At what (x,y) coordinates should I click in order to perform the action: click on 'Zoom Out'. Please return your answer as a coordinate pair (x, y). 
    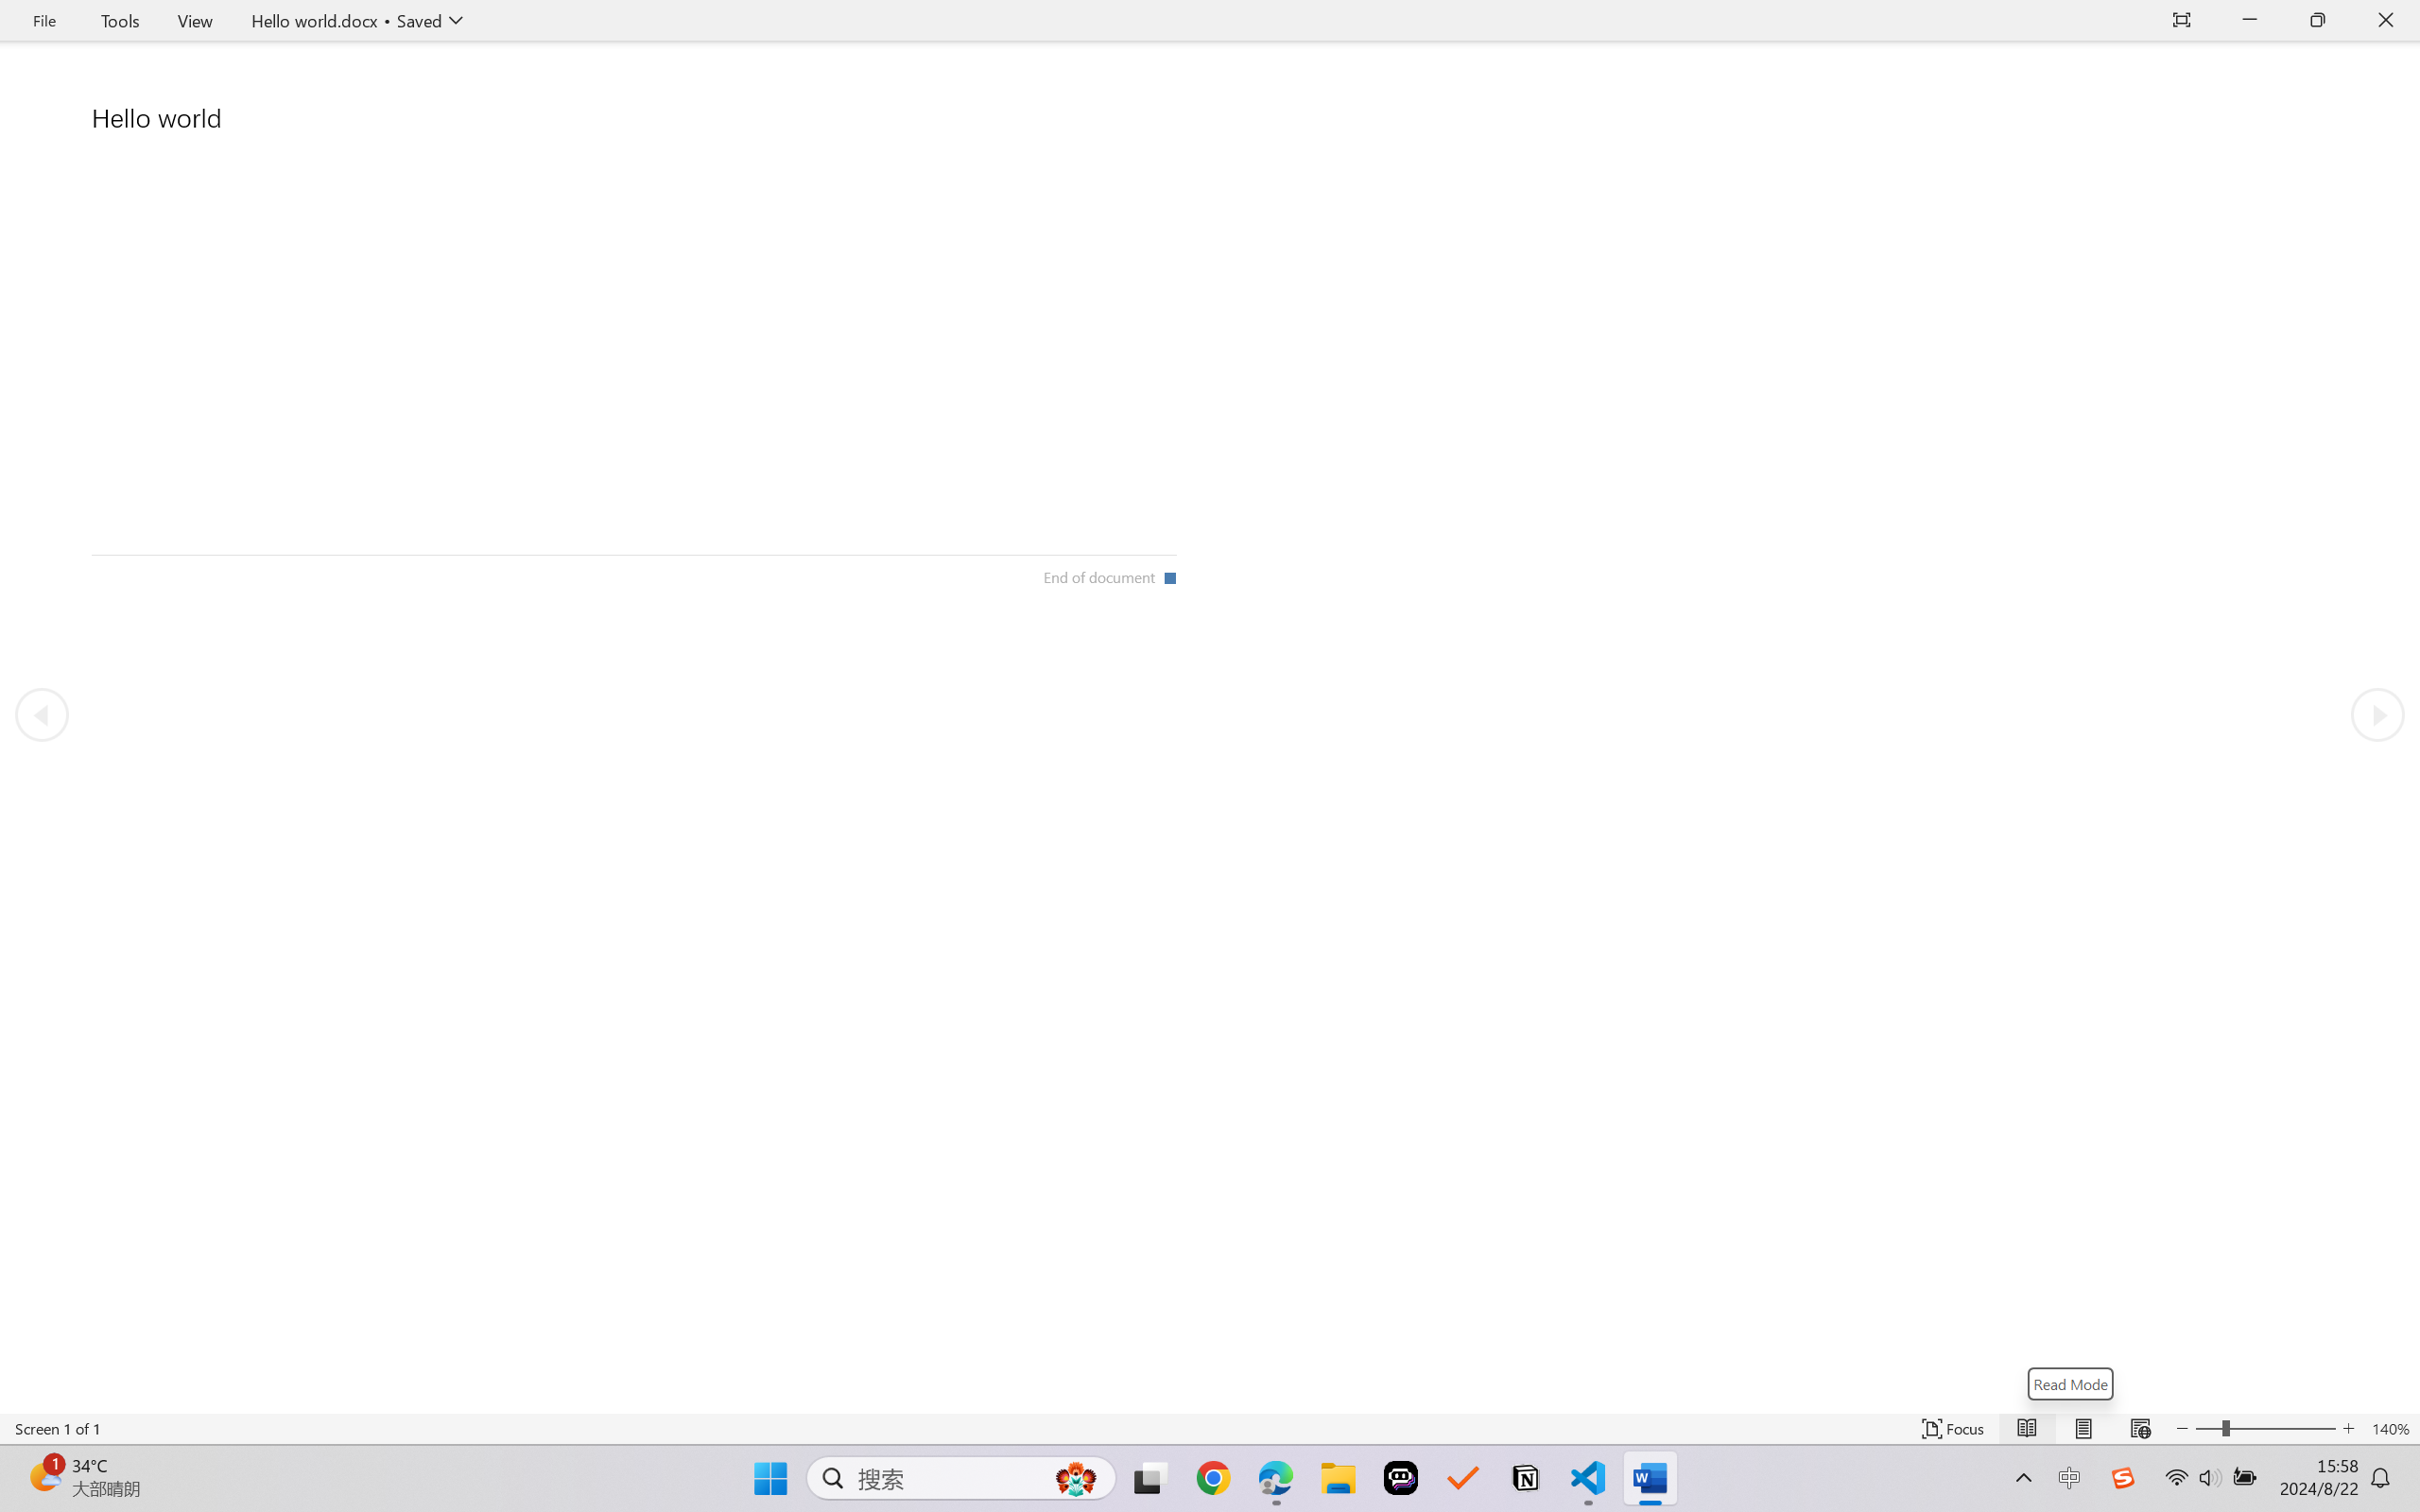
    Looking at the image, I should click on (2207, 1428).